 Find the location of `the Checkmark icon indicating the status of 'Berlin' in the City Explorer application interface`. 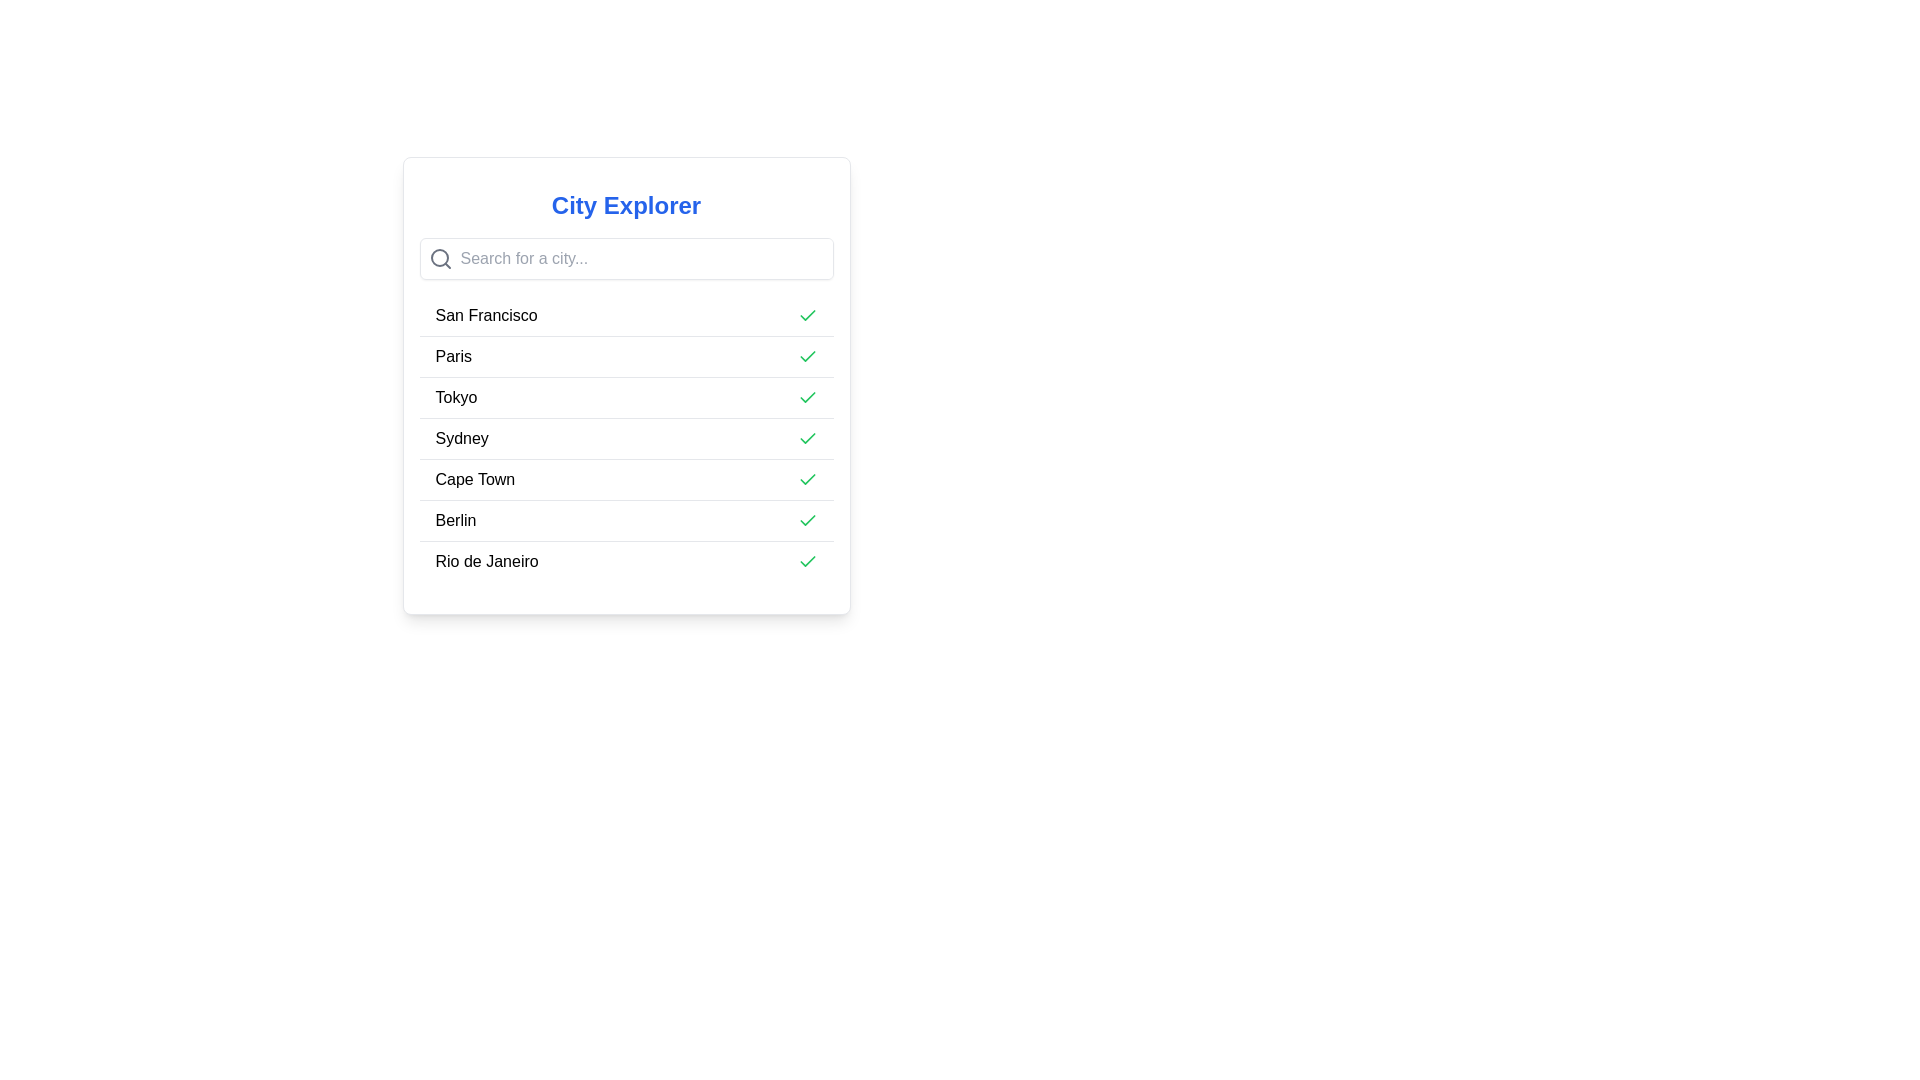

the Checkmark icon indicating the status of 'Berlin' in the City Explorer application interface is located at coordinates (807, 519).